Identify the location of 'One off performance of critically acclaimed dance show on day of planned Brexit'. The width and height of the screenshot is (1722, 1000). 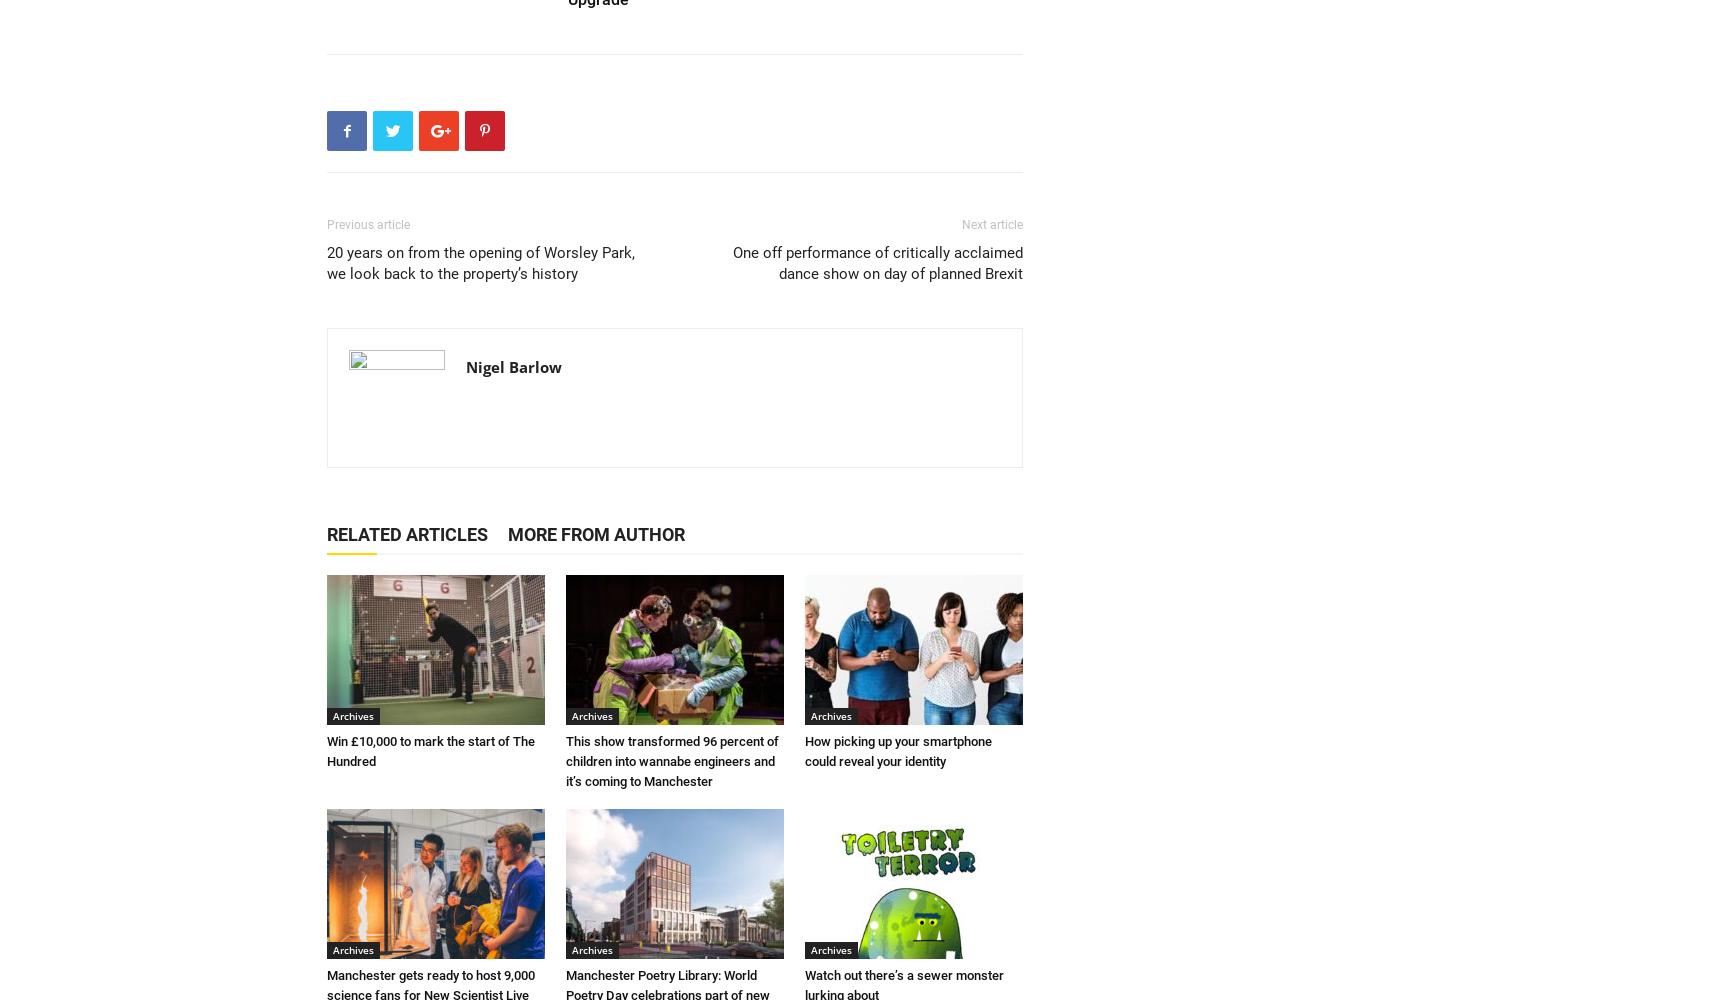
(732, 263).